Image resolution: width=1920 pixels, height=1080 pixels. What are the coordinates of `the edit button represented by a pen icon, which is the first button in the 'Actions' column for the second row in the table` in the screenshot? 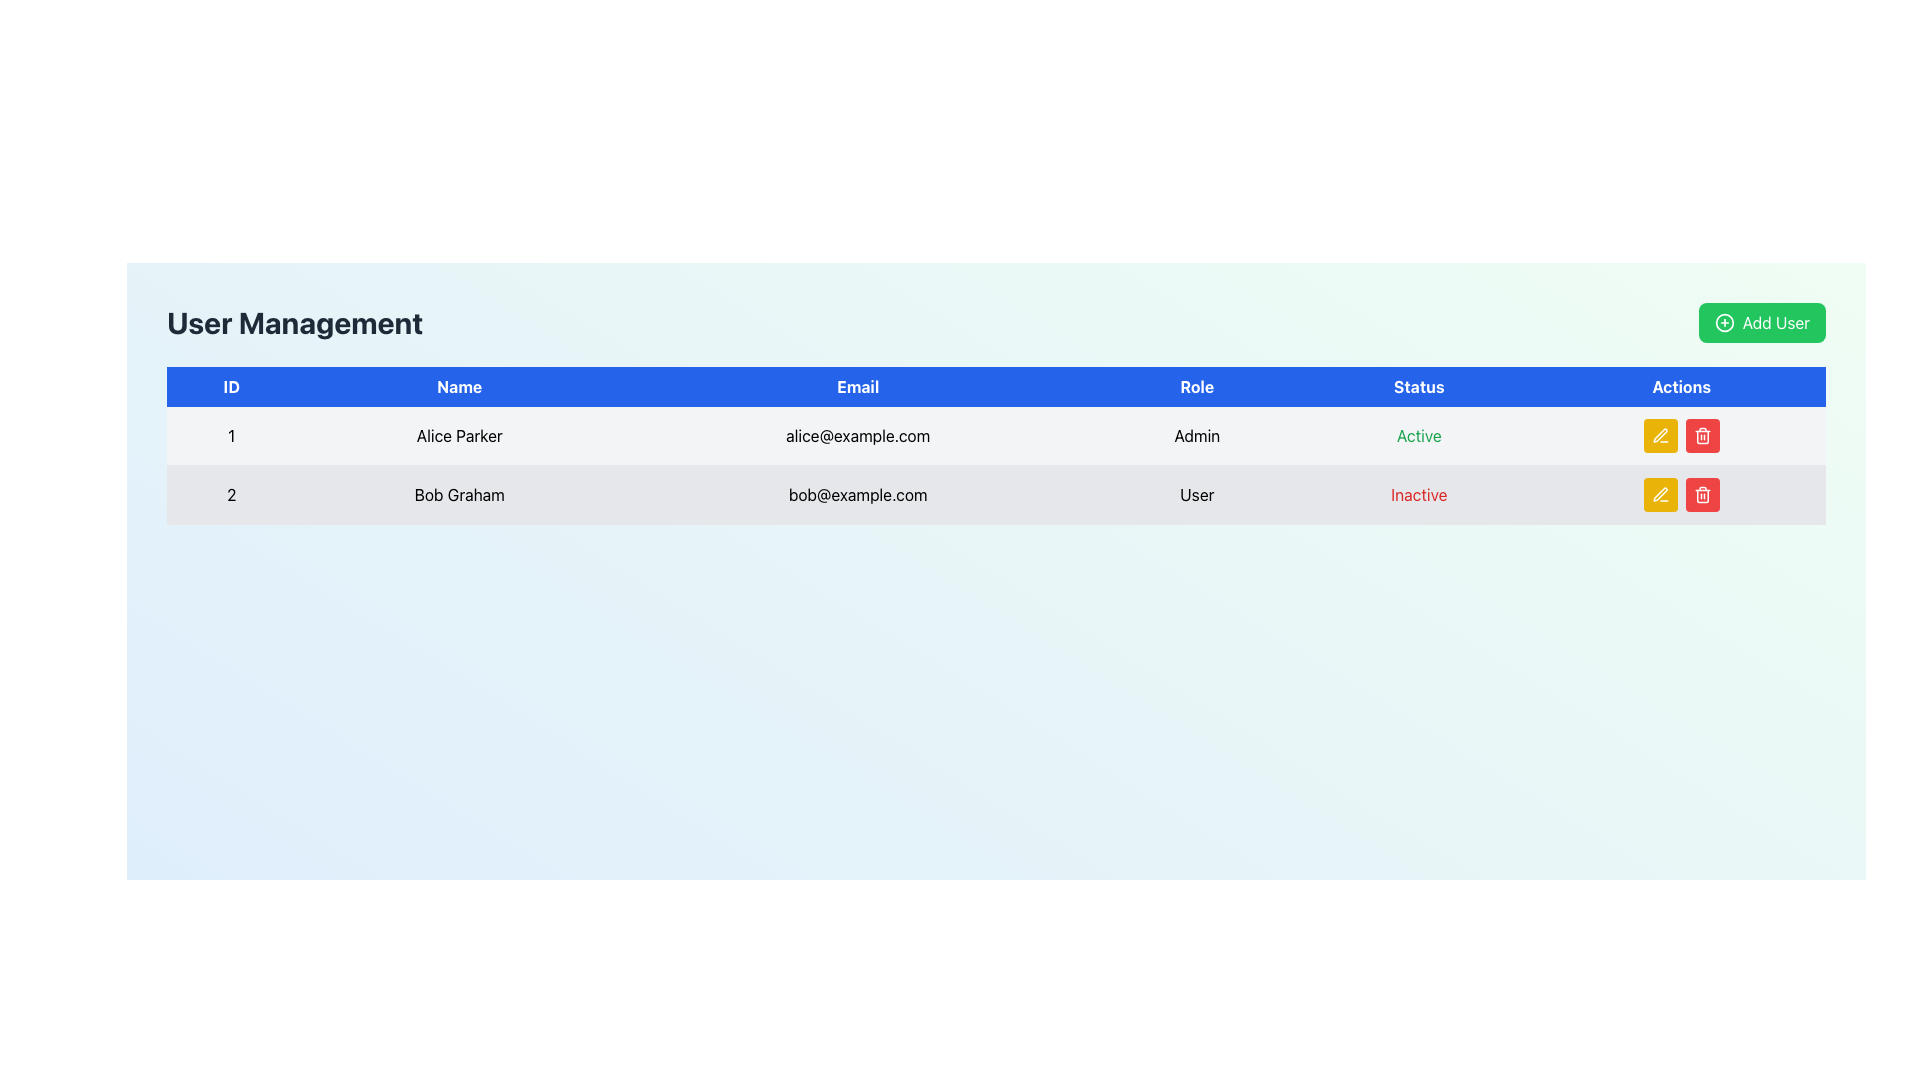 It's located at (1660, 494).